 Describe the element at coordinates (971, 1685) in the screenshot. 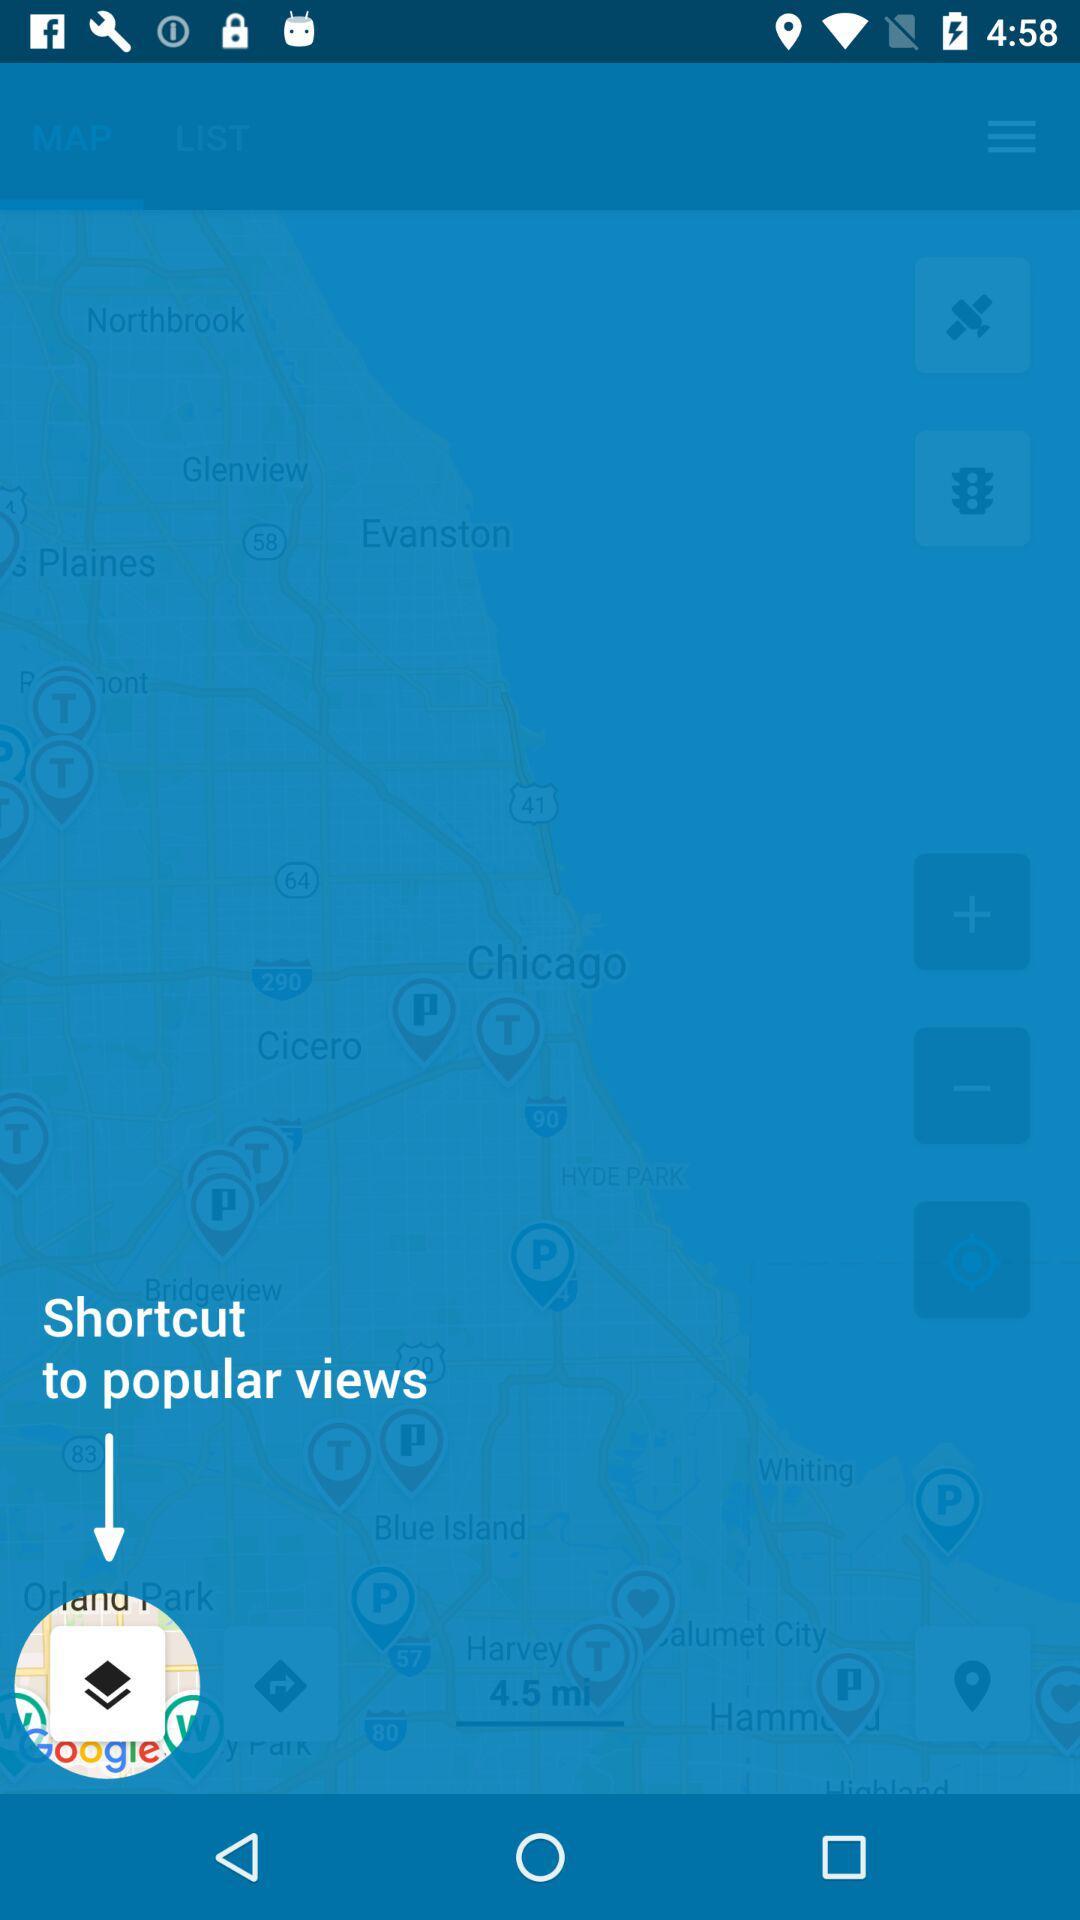

I see `item at the bottom right corner` at that location.